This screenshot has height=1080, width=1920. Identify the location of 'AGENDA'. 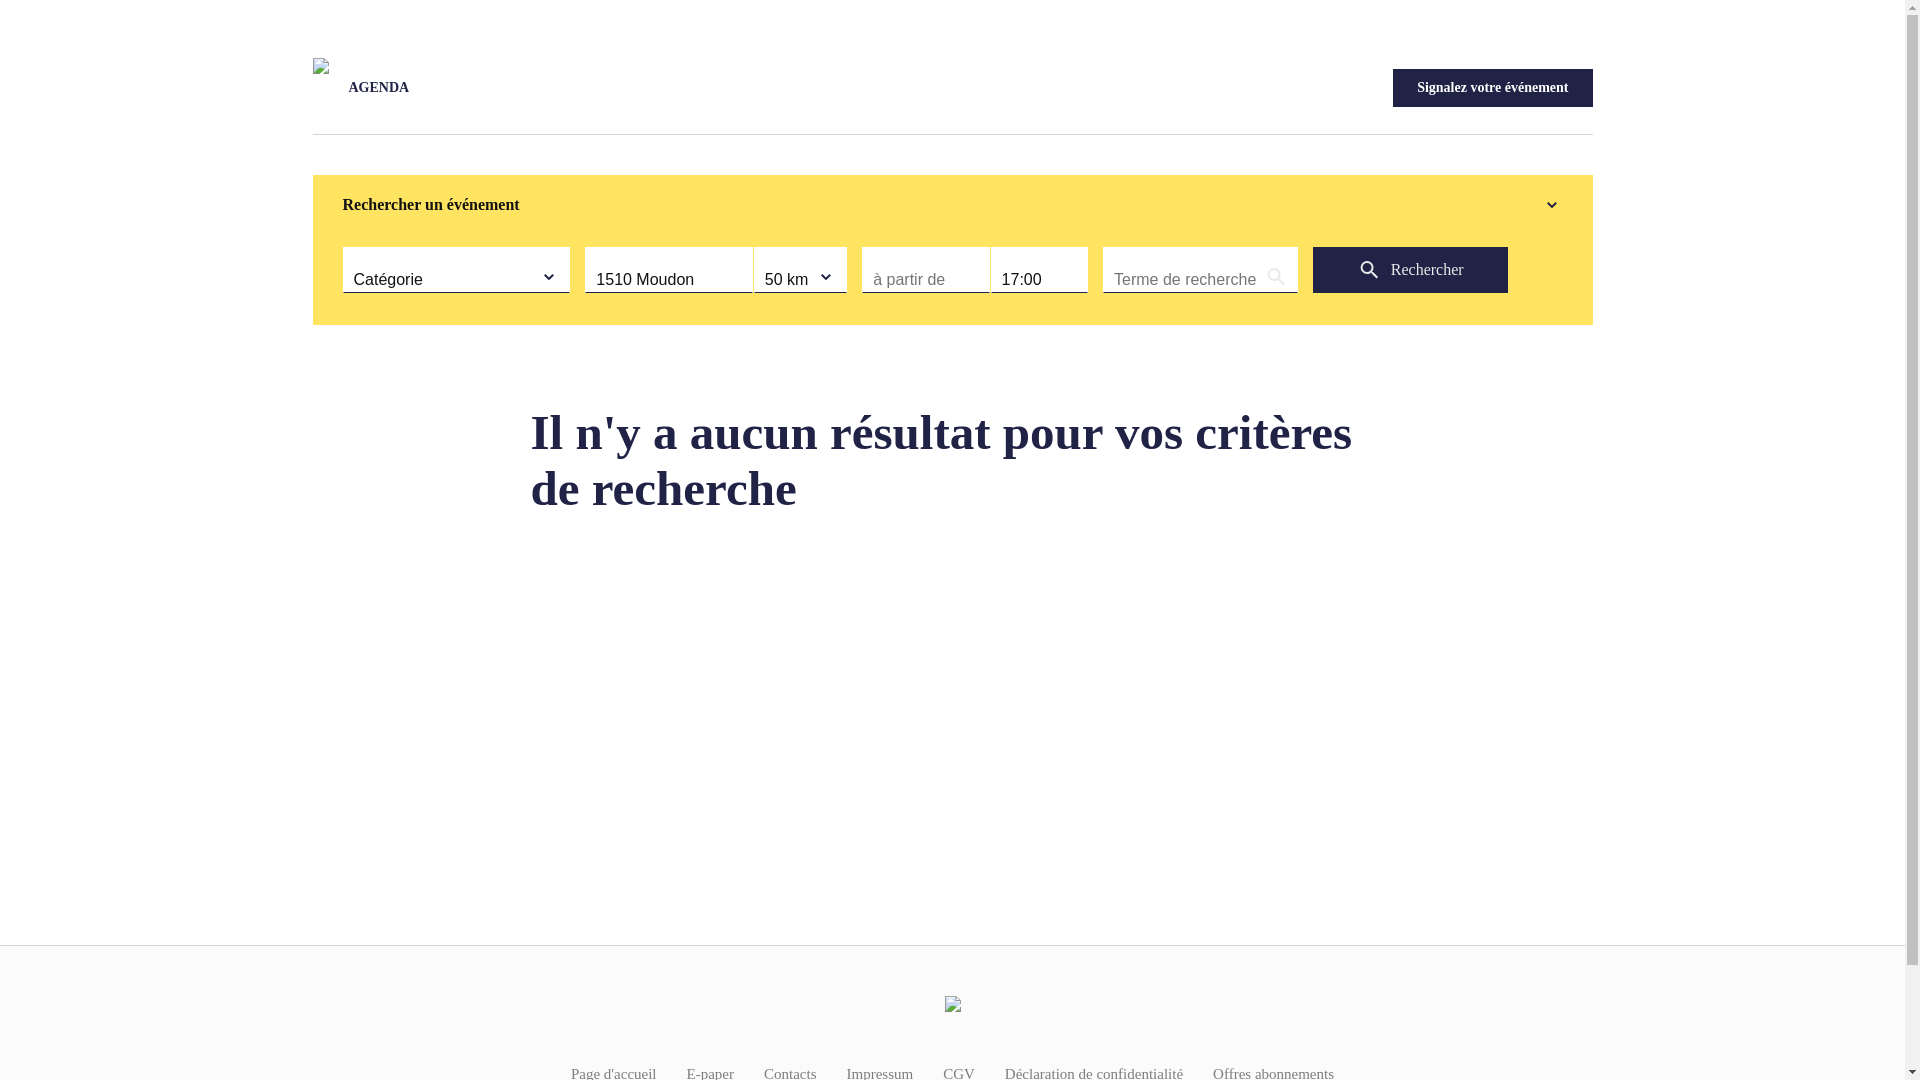
(378, 87).